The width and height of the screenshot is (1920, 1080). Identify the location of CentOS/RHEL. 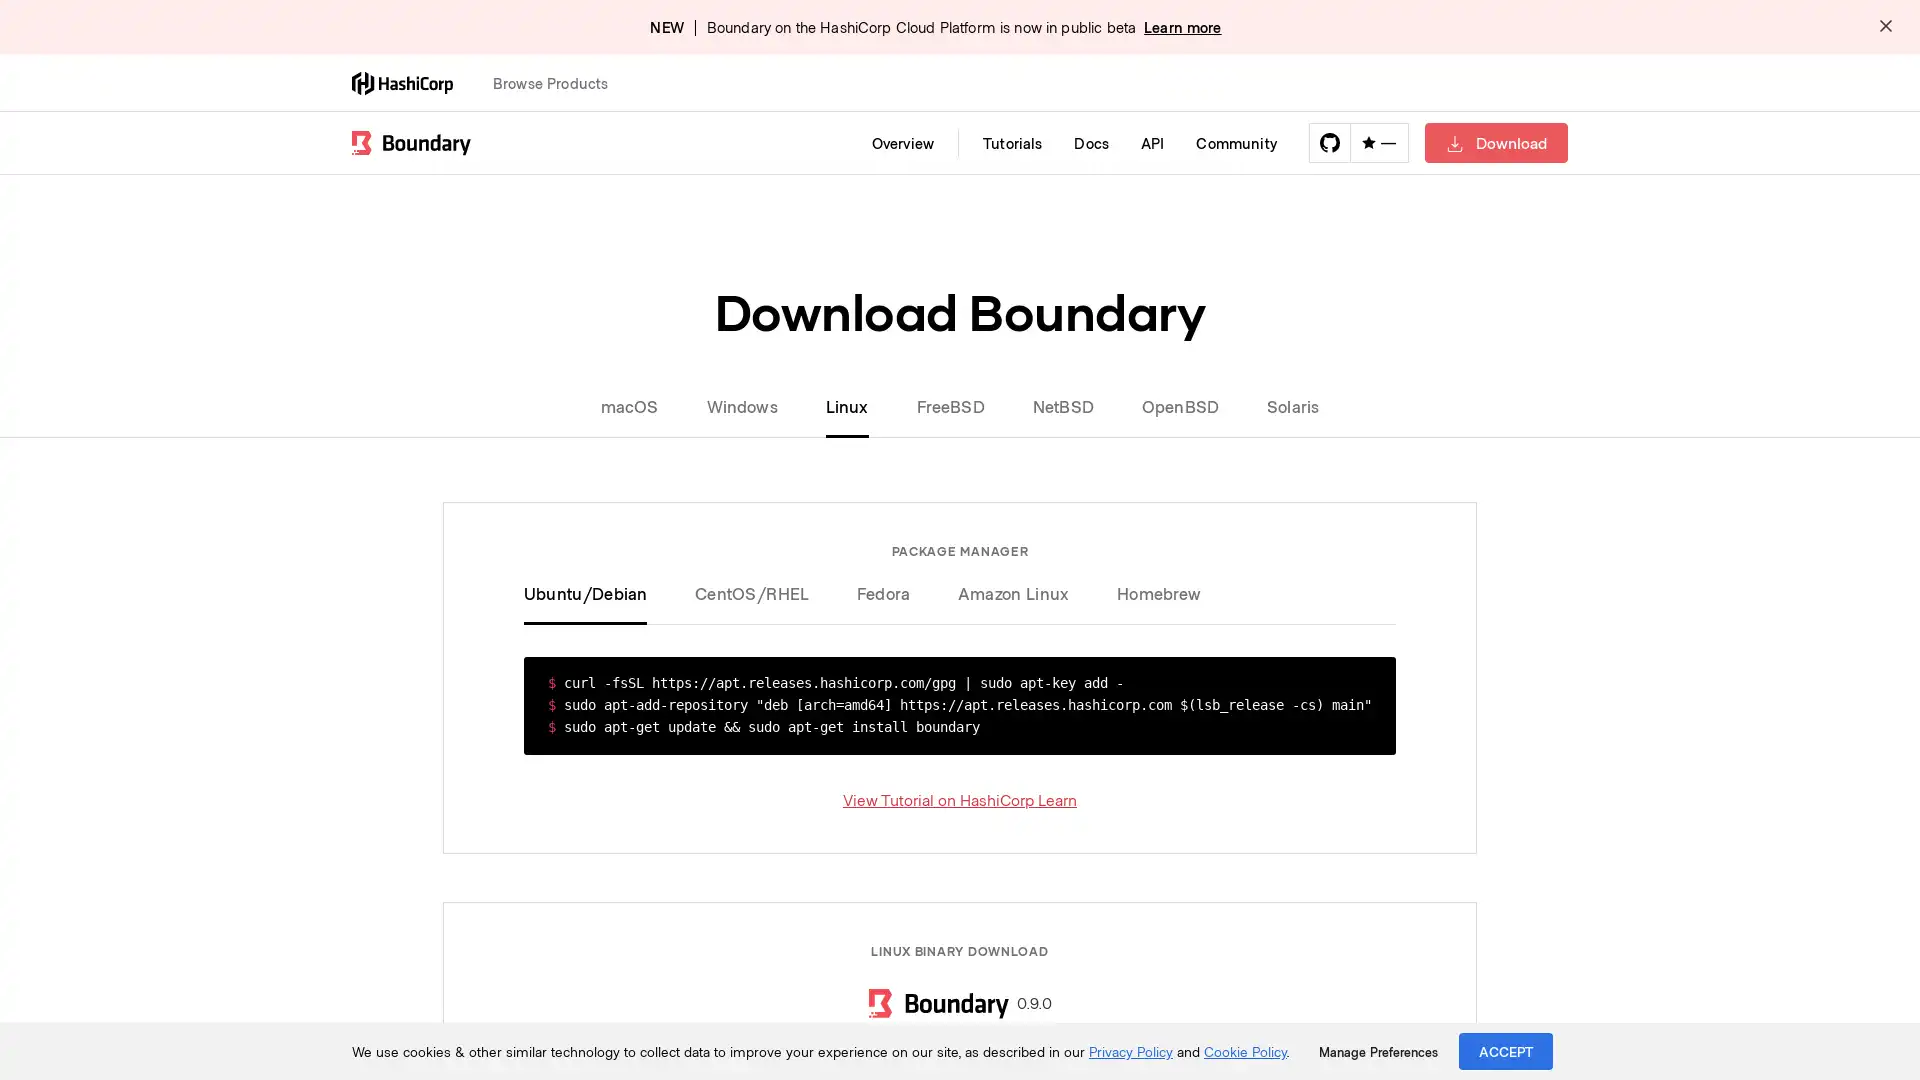
(751, 592).